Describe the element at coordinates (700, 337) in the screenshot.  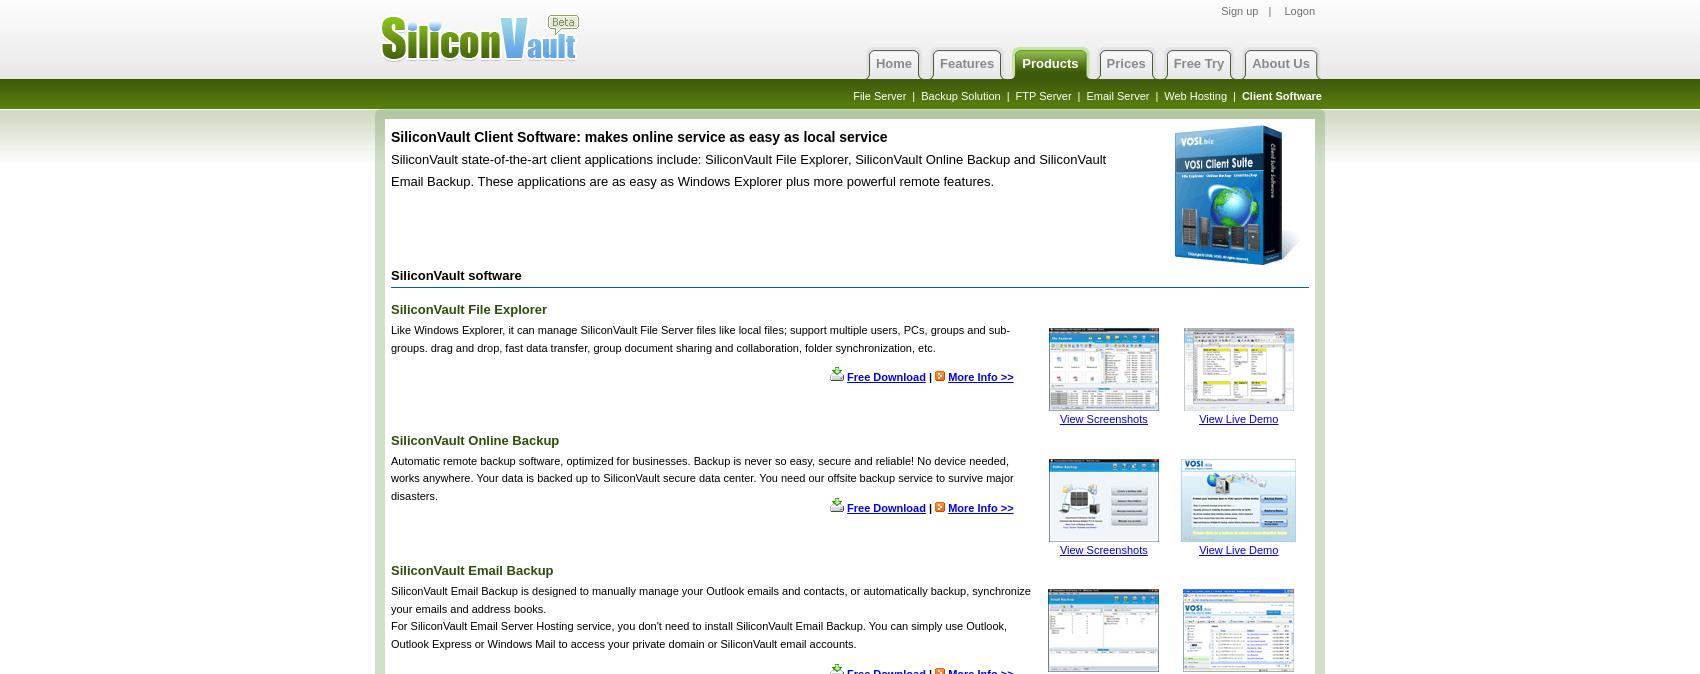
I see `'Like Windows Explorer, it can manage SiliconVault File Server files like local files; support multiple users, PCs, groups and sub-groups.  drag and drop, fast data transfer, group document sharing and collaboration, folder synchronization, etc.'` at that location.